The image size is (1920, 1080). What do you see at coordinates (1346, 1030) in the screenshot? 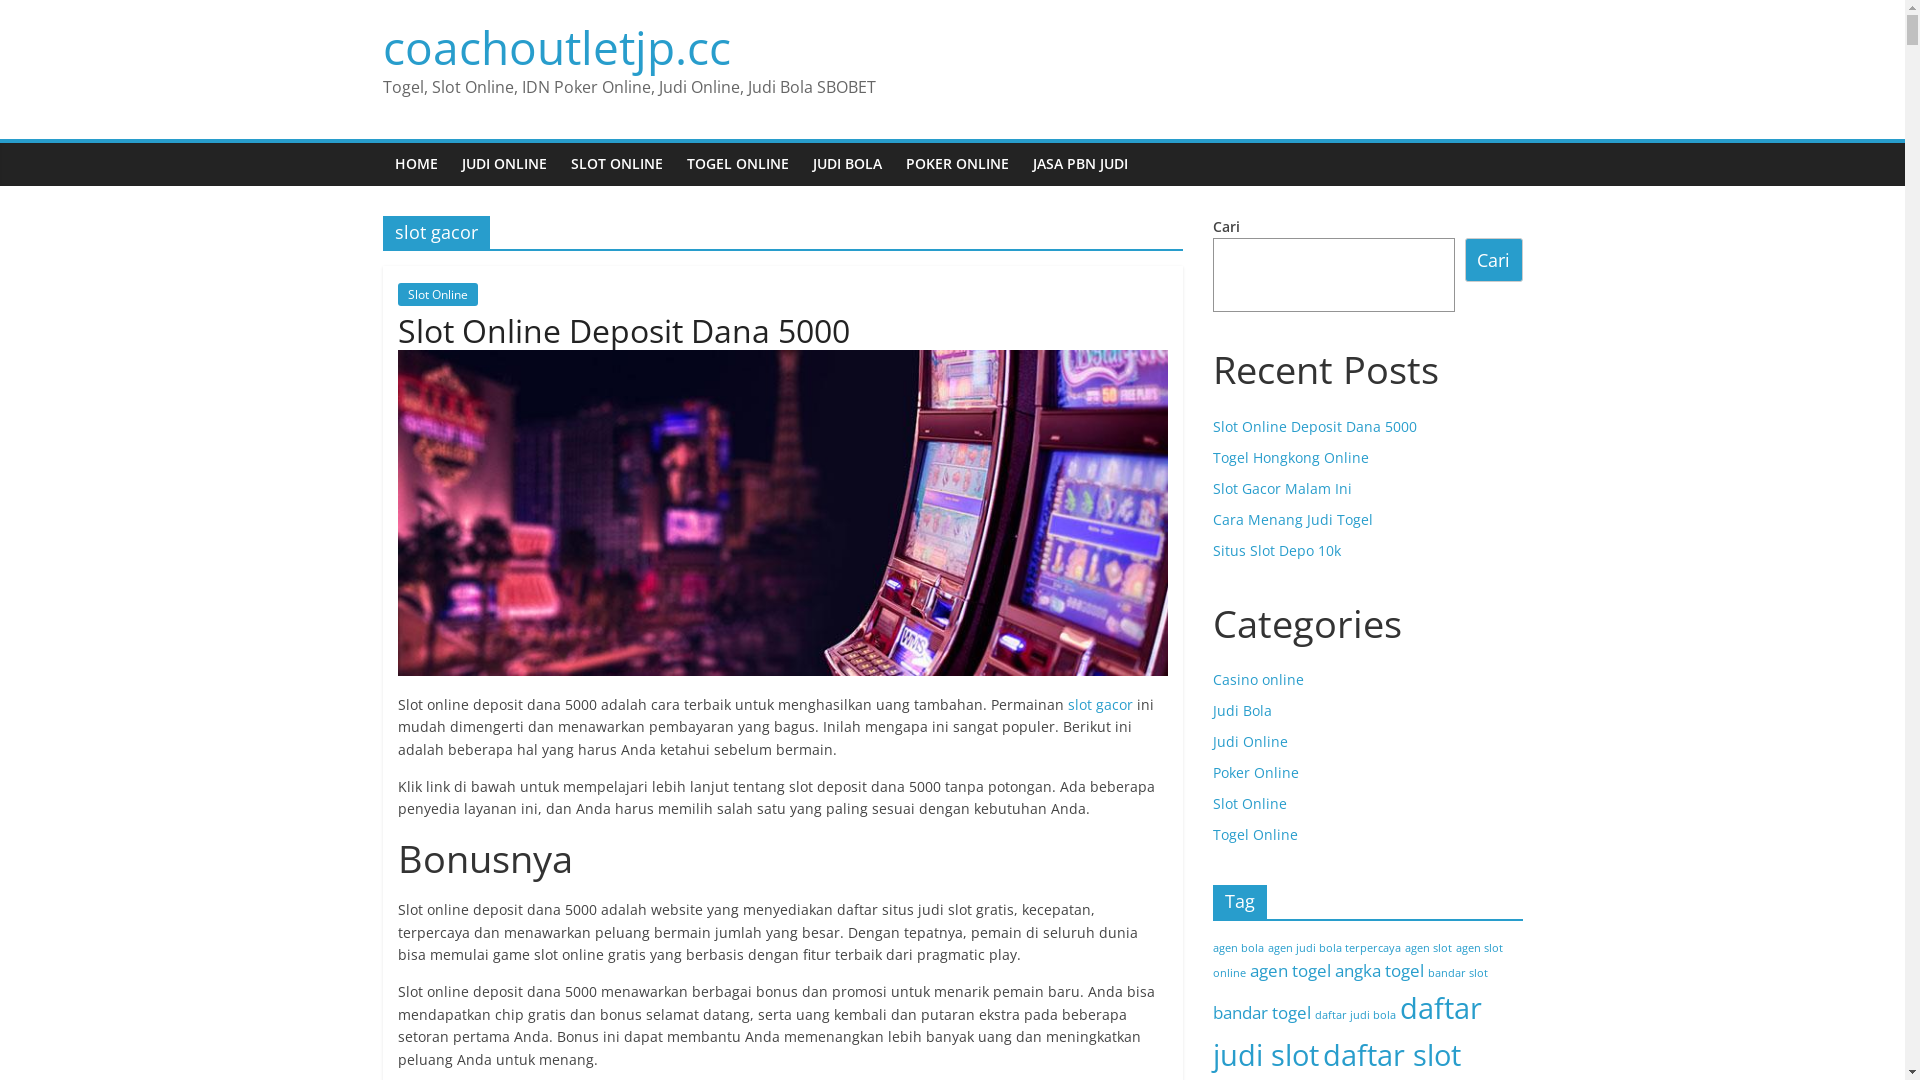
I see `'daftar judi slot'` at bounding box center [1346, 1030].